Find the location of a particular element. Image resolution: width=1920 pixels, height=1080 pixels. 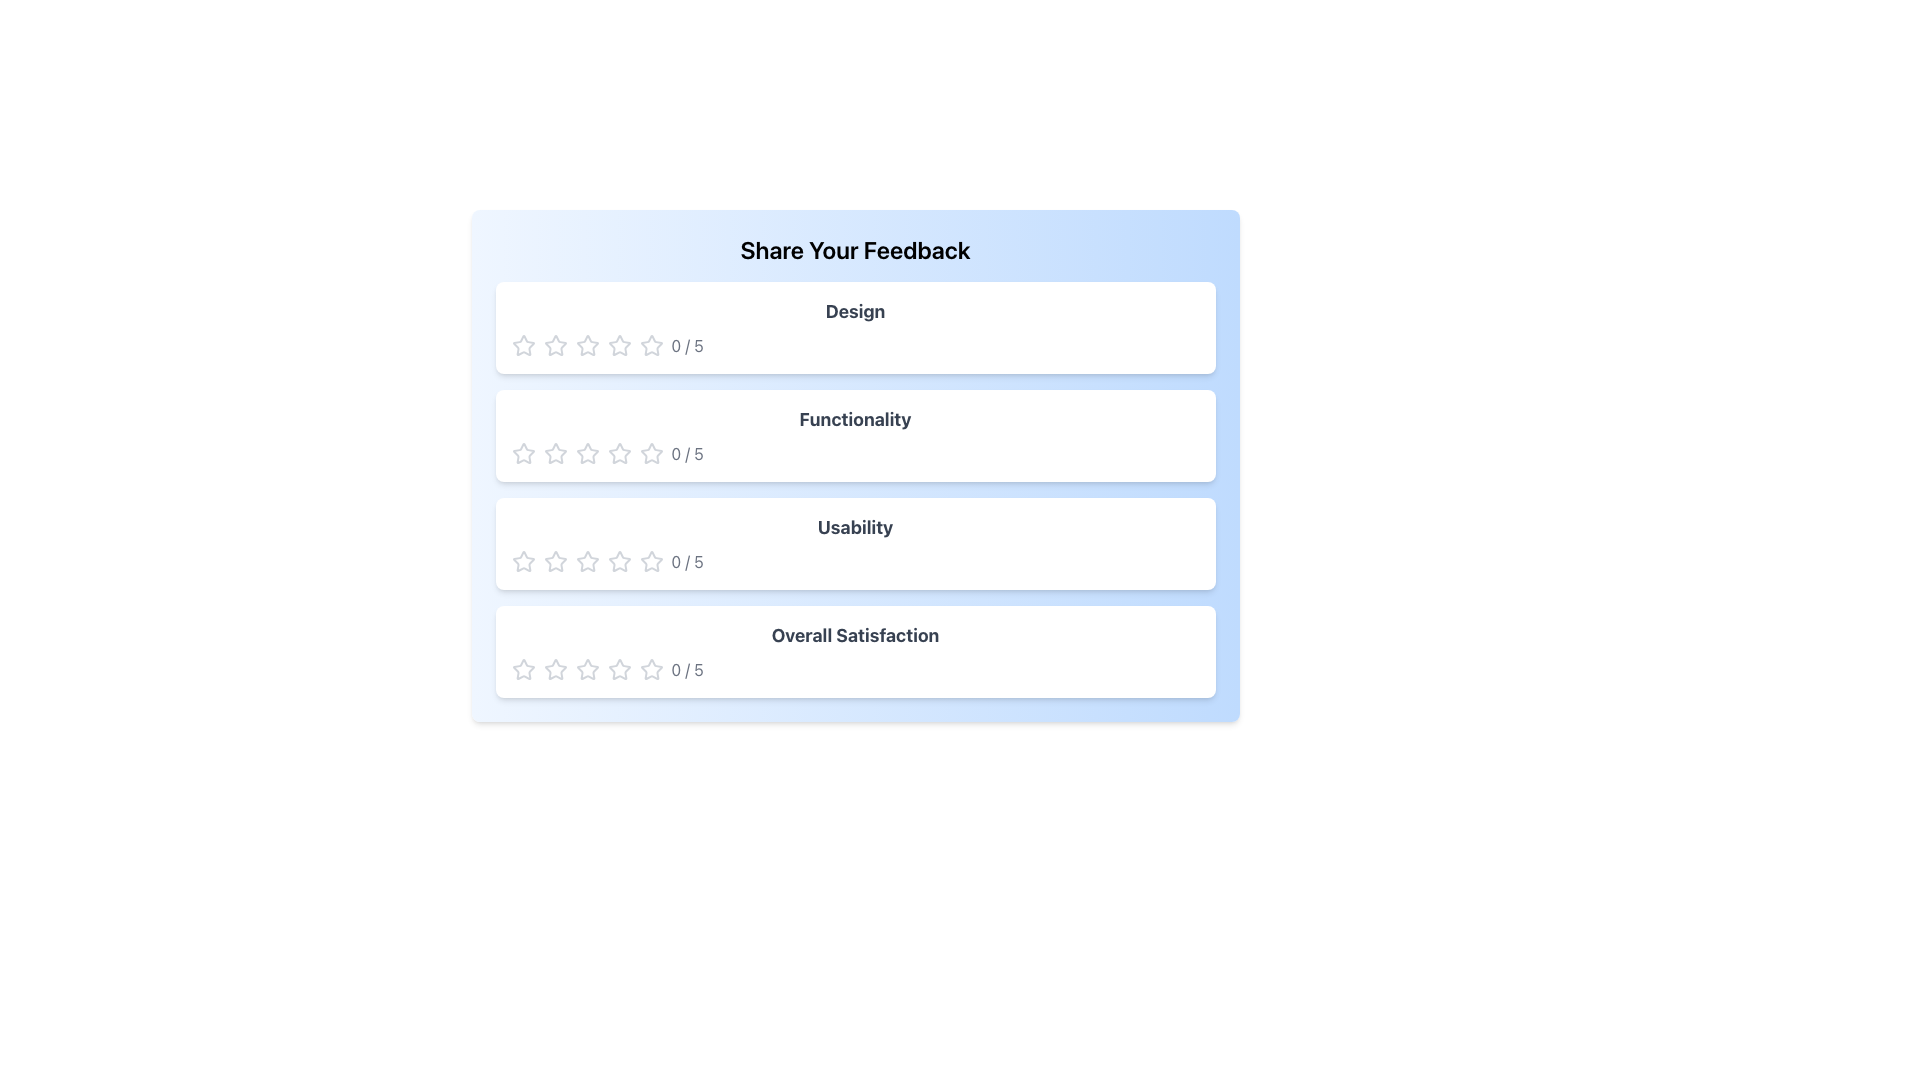

the mouse across the series of stars is located at coordinates (618, 454).